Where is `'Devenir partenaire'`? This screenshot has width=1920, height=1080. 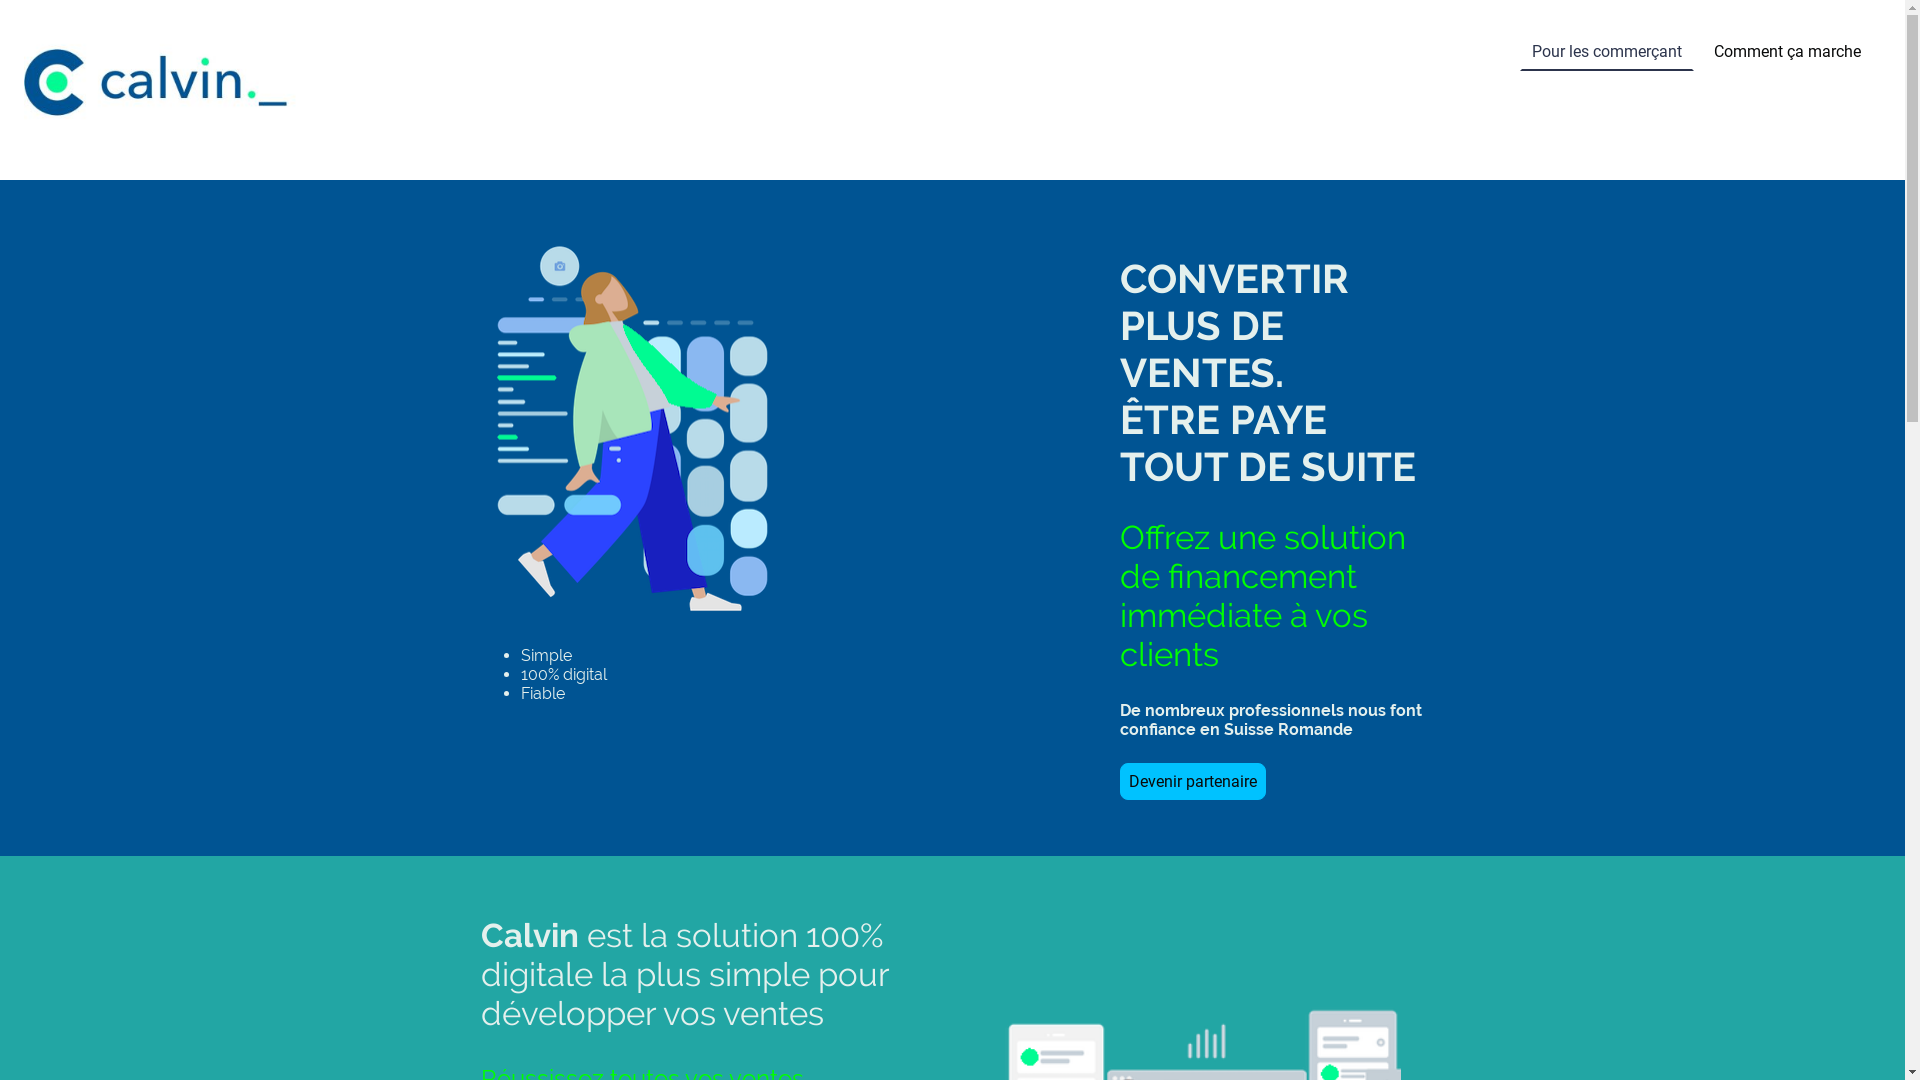
'Devenir partenaire' is located at coordinates (1193, 780).